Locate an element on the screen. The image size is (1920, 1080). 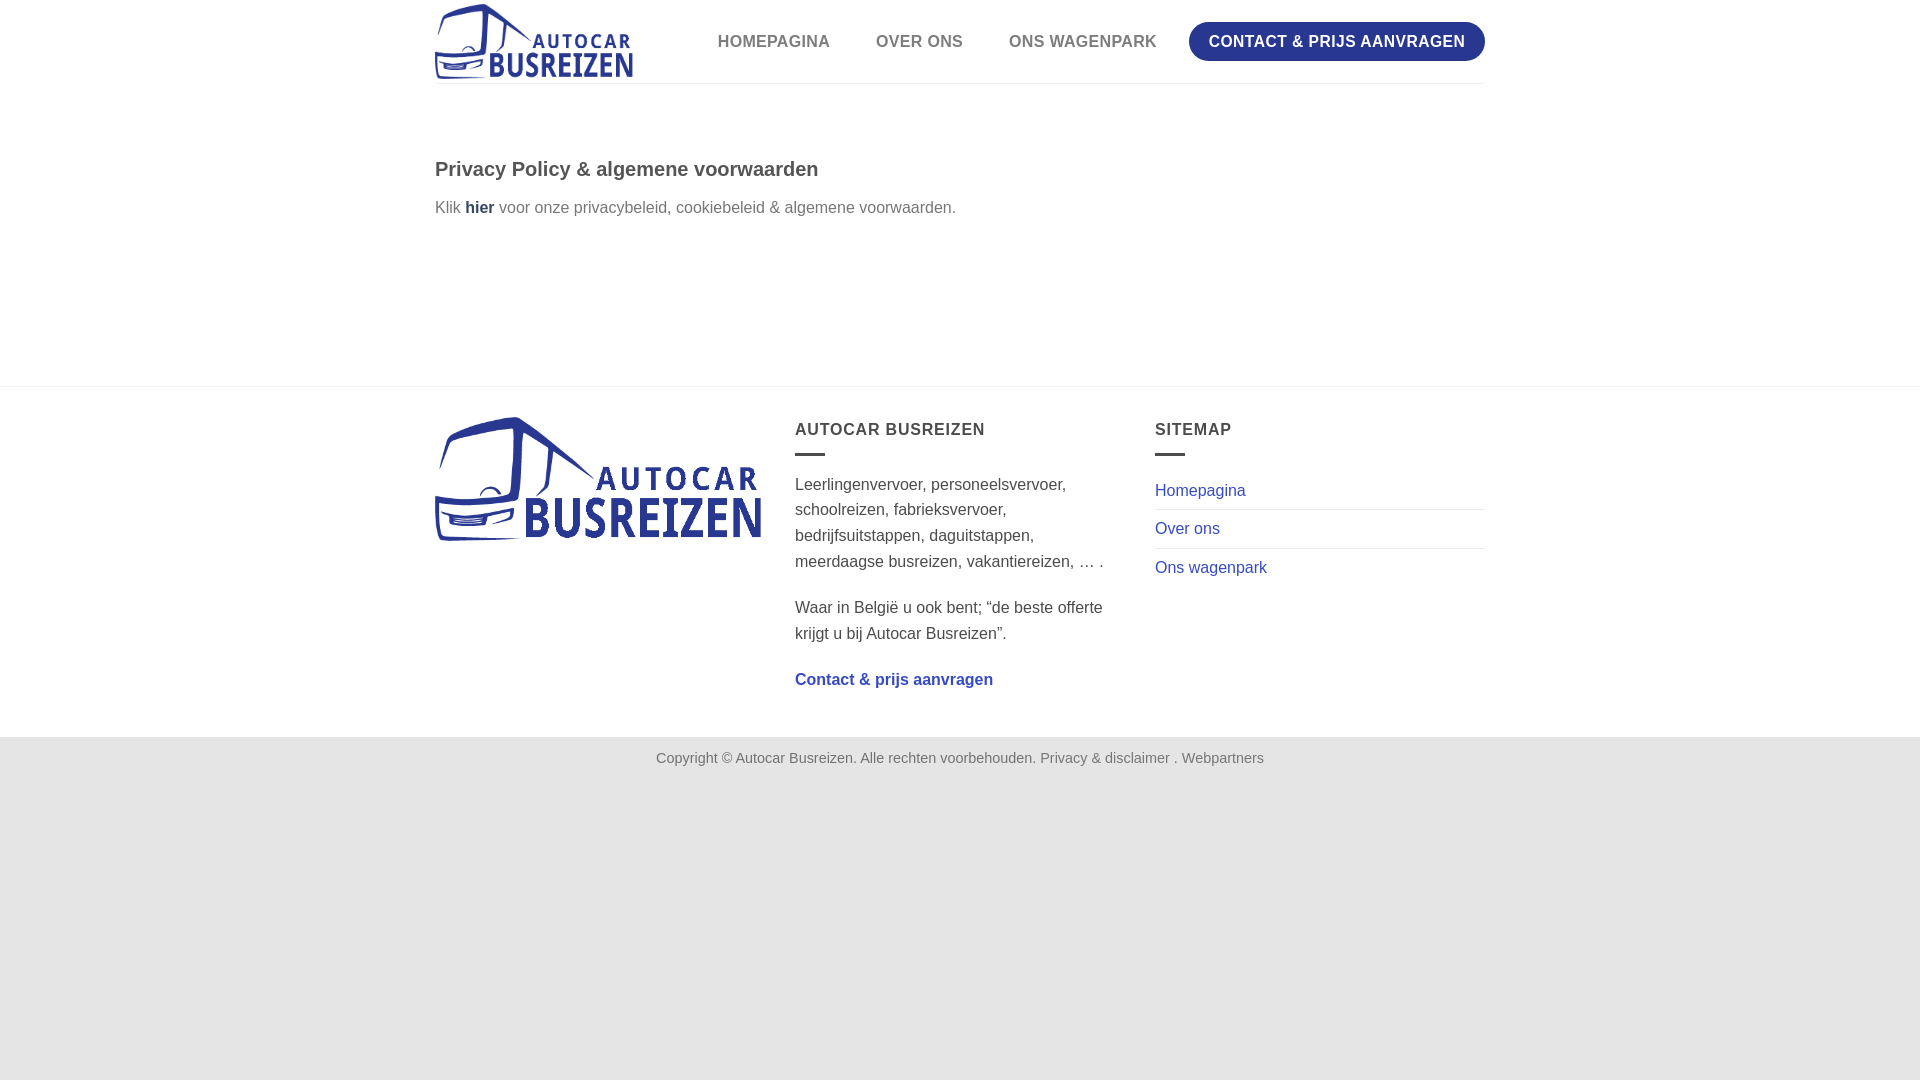
'HOMEPAGINA' is located at coordinates (772, 42).